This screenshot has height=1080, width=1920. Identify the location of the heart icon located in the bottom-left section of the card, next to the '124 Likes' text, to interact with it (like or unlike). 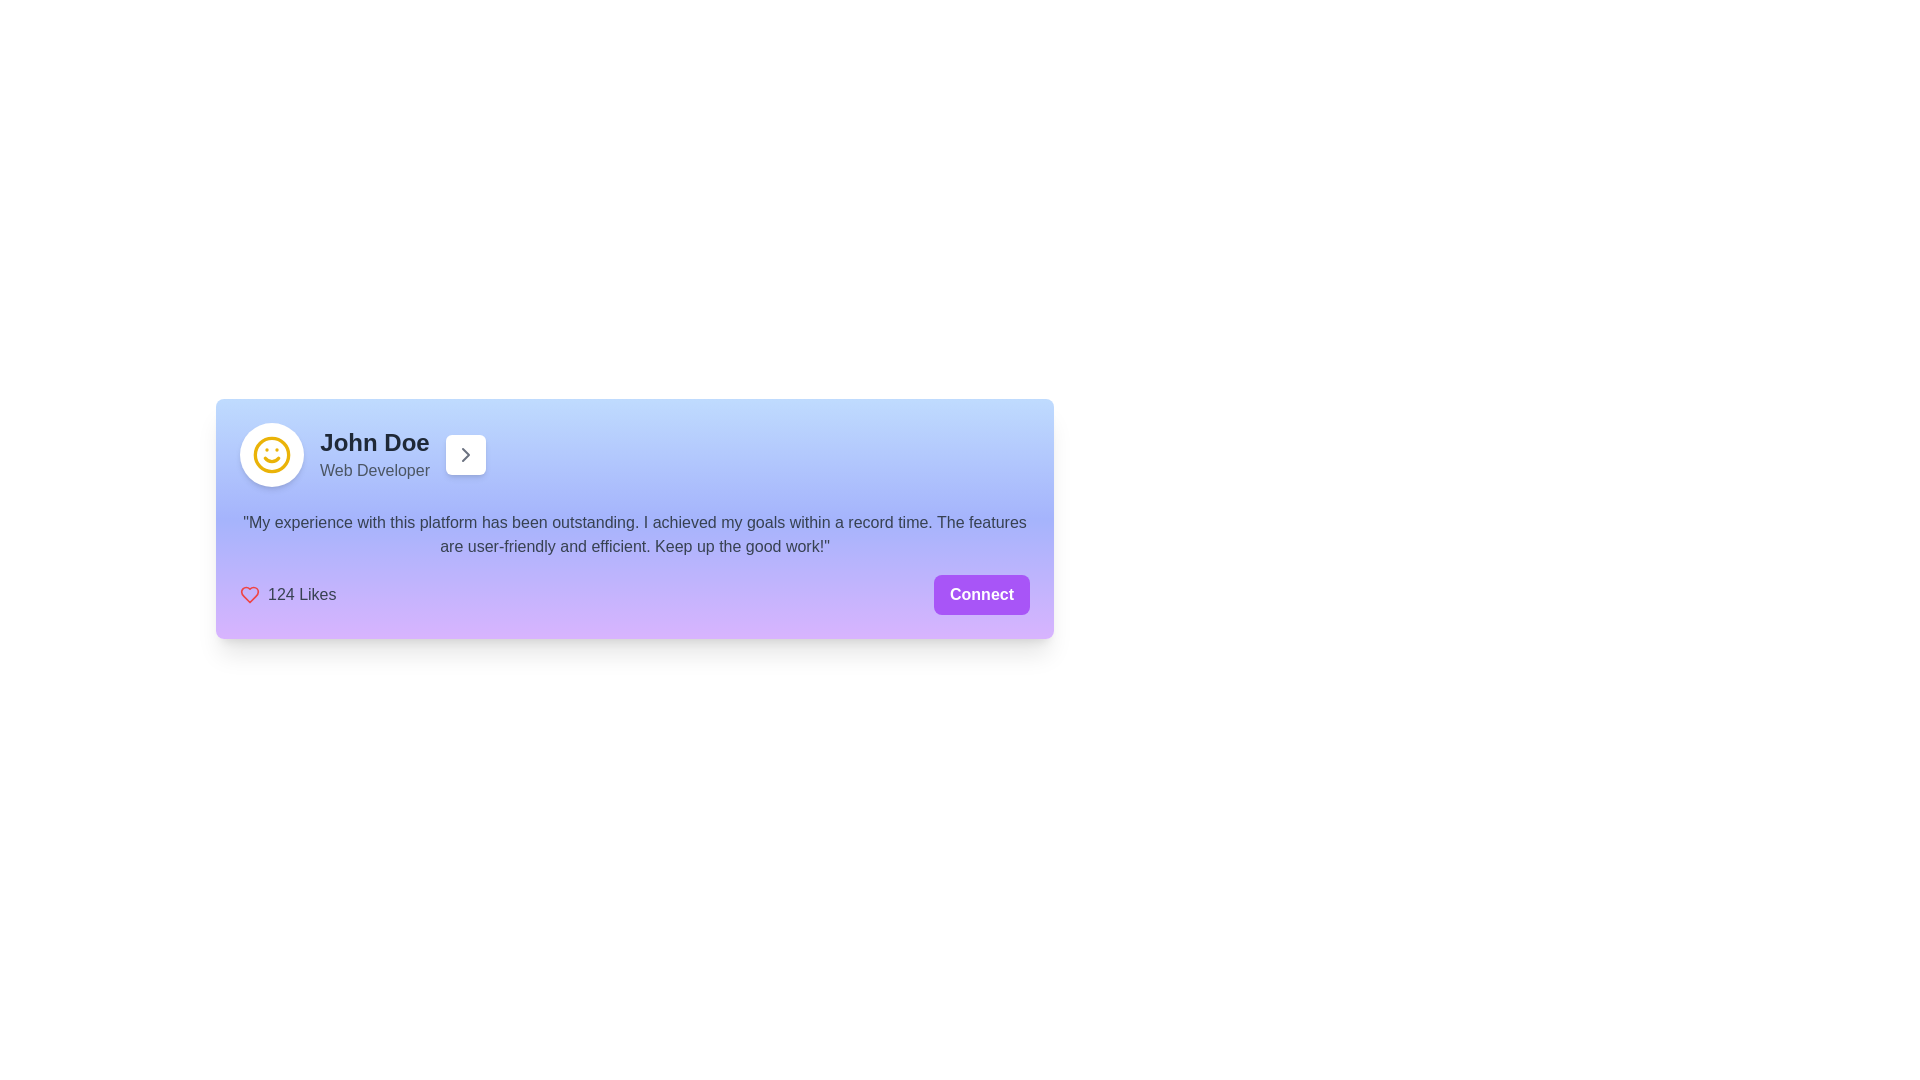
(248, 593).